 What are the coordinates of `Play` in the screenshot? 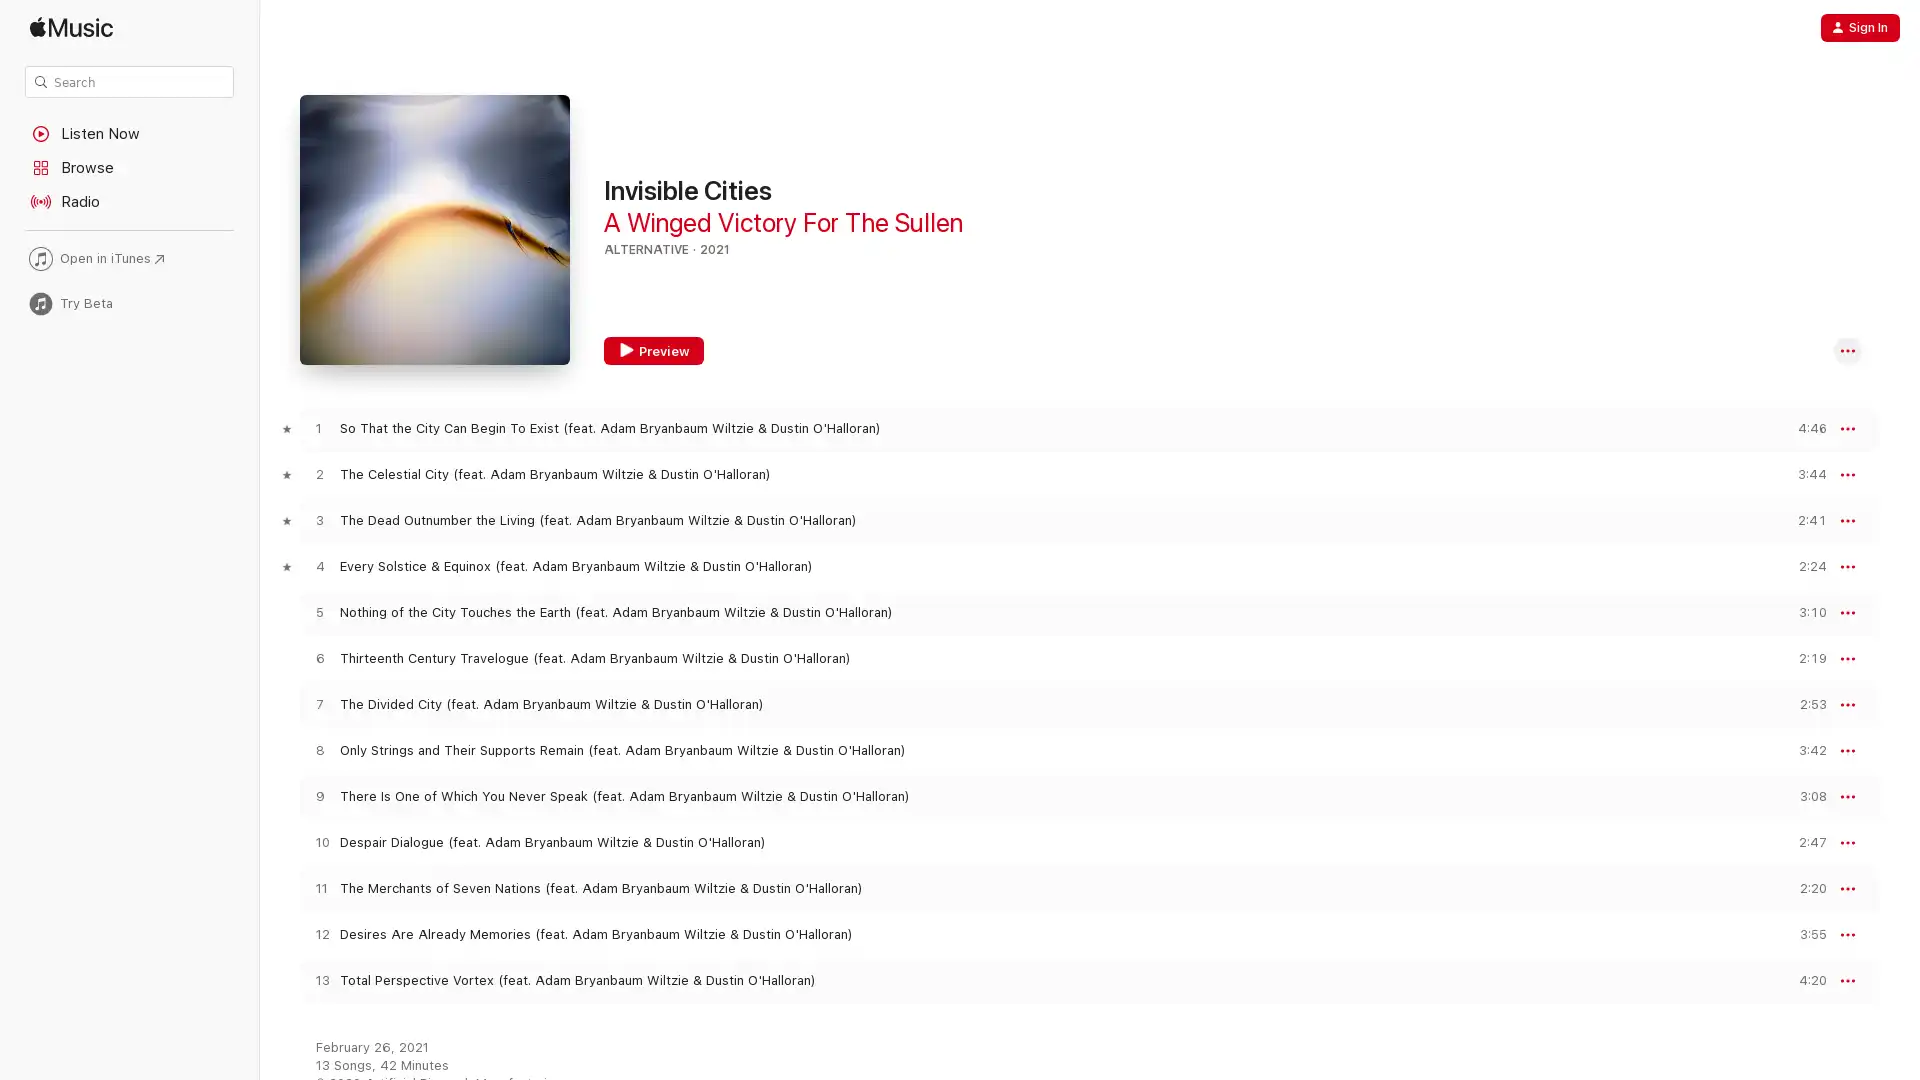 It's located at (318, 566).